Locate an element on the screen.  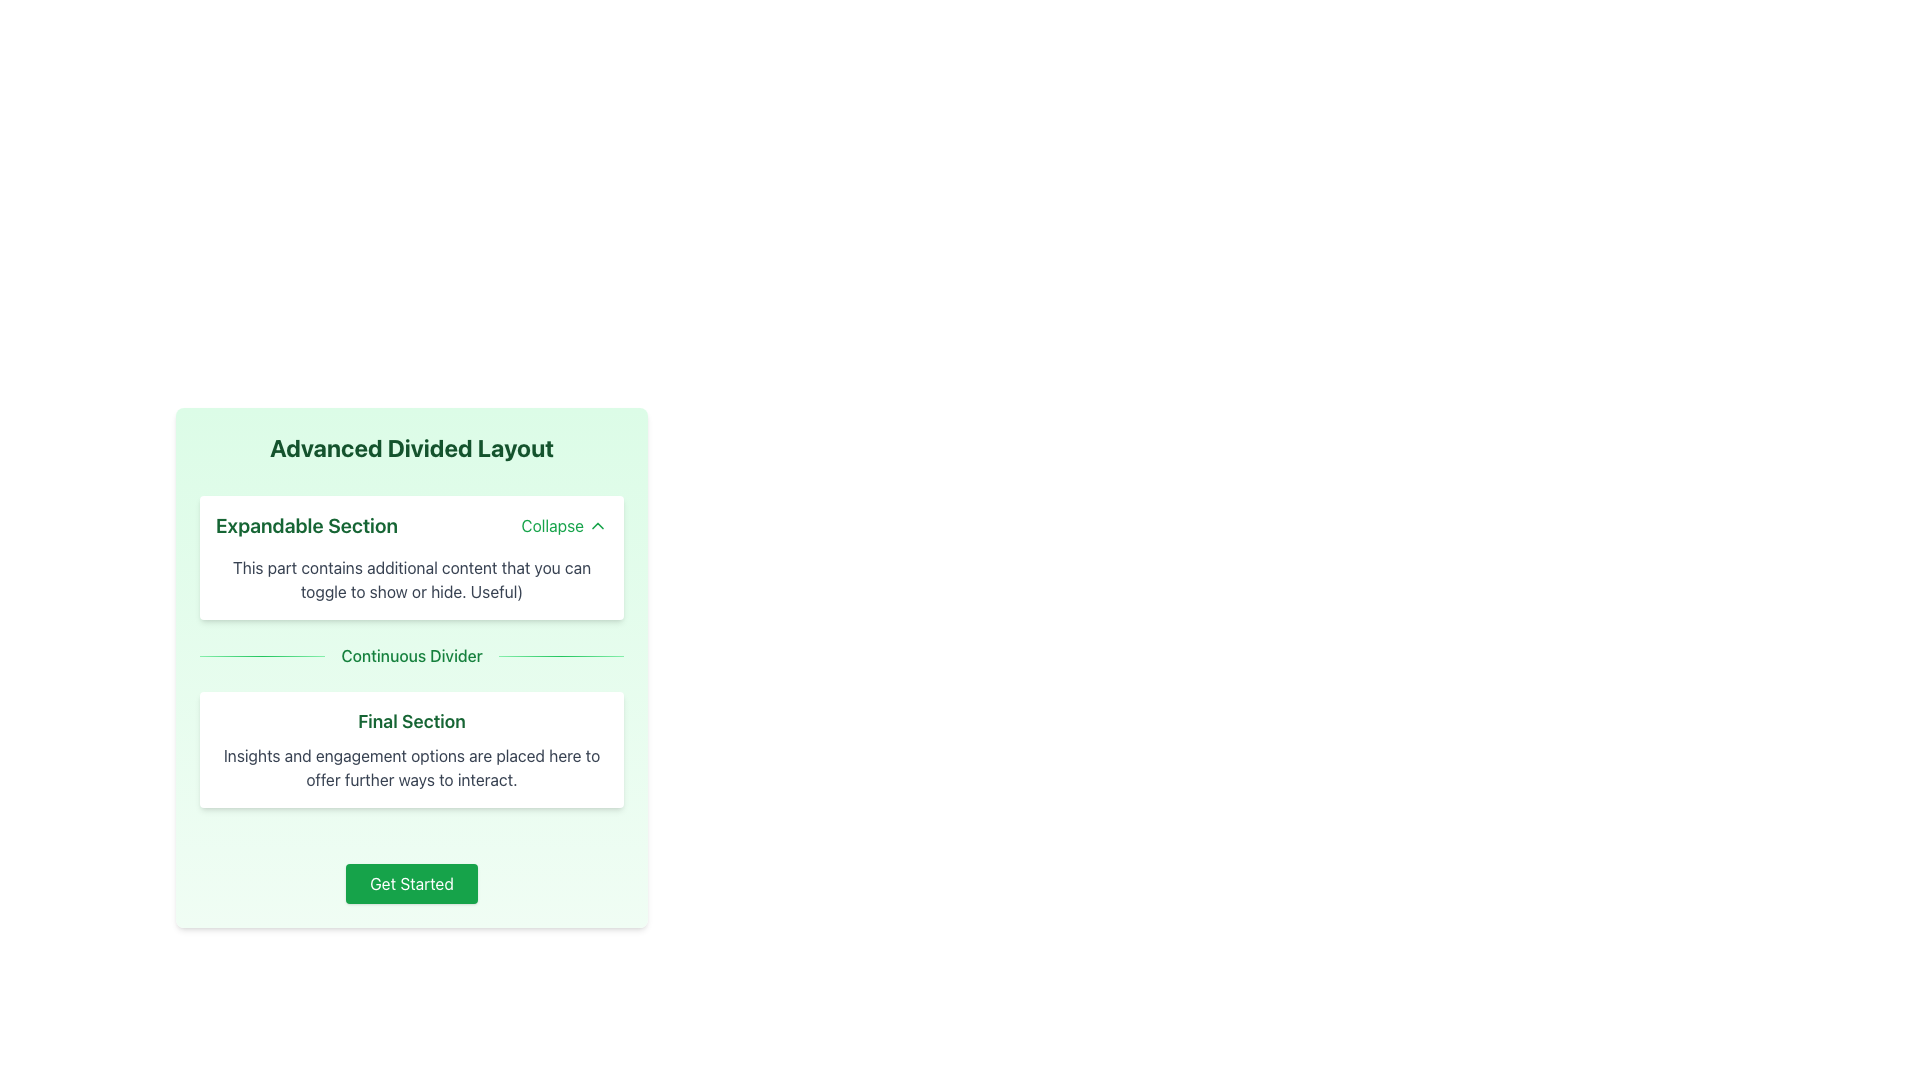
the Text label that serves as a visual separator between the 'Expandable Section' and 'Final Section' is located at coordinates (411, 655).